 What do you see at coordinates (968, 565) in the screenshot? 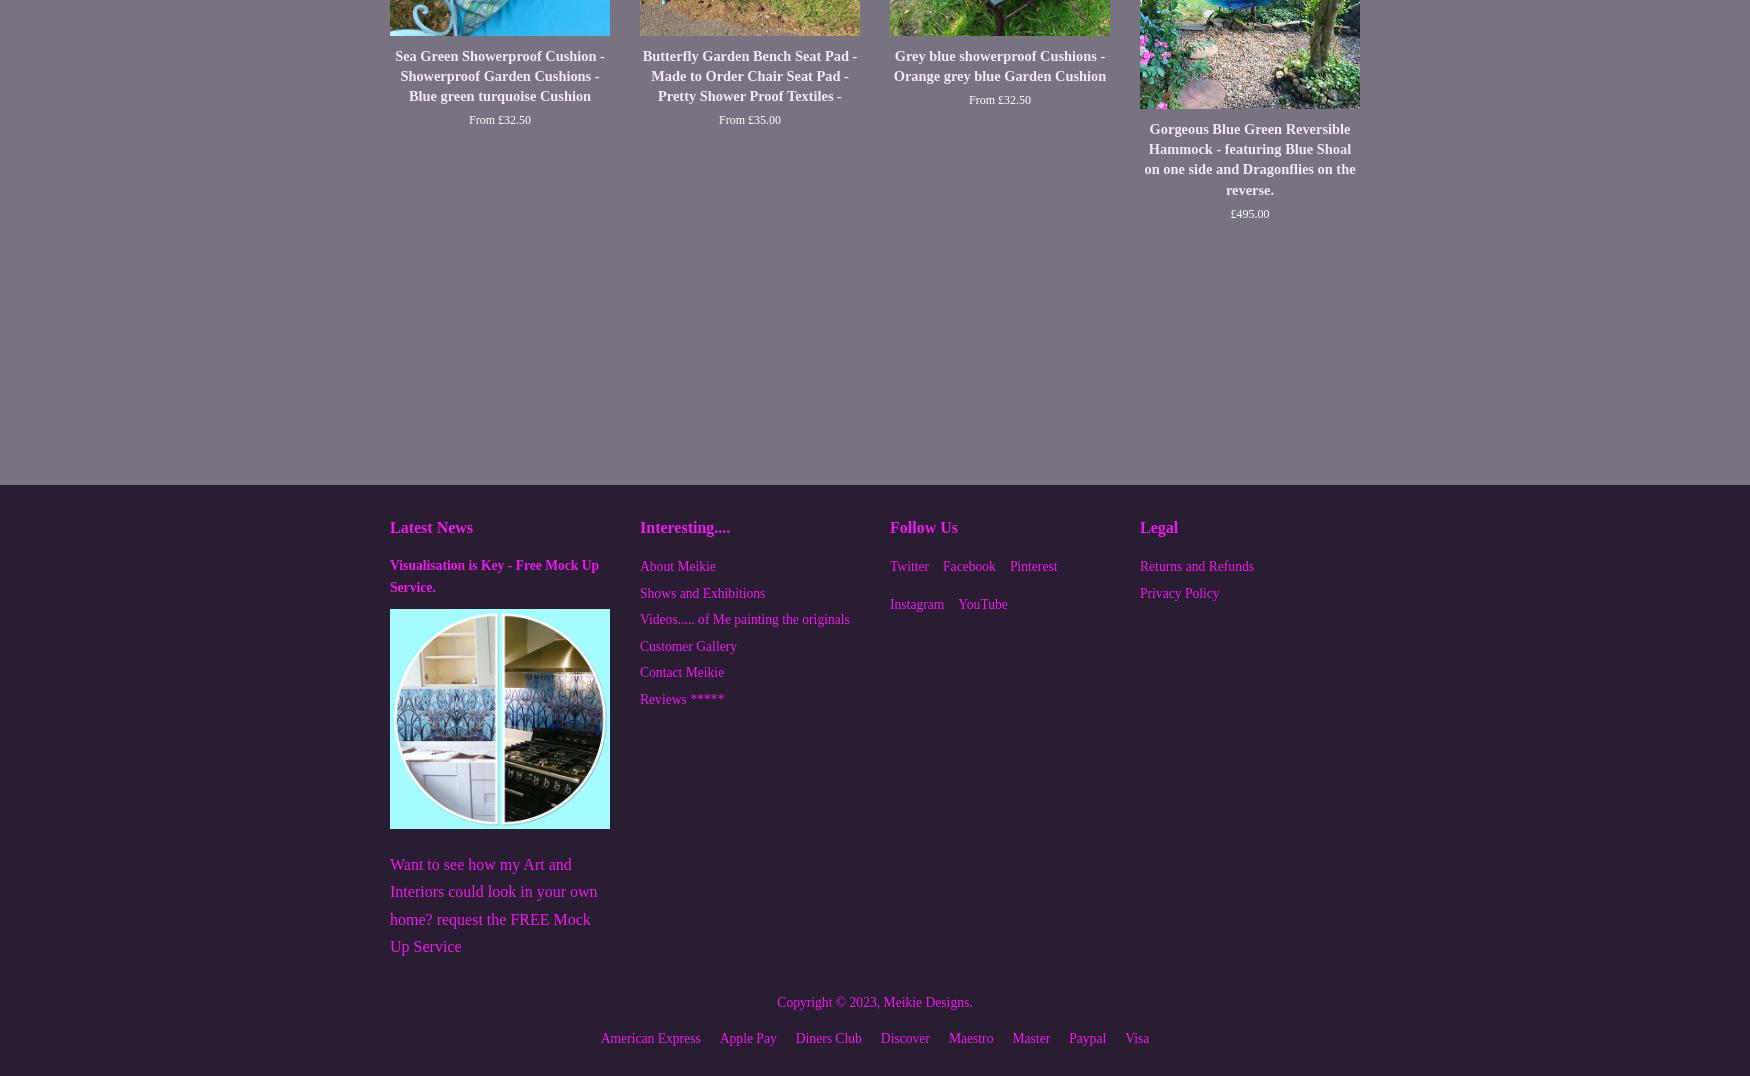
I see `'Facebook'` at bounding box center [968, 565].